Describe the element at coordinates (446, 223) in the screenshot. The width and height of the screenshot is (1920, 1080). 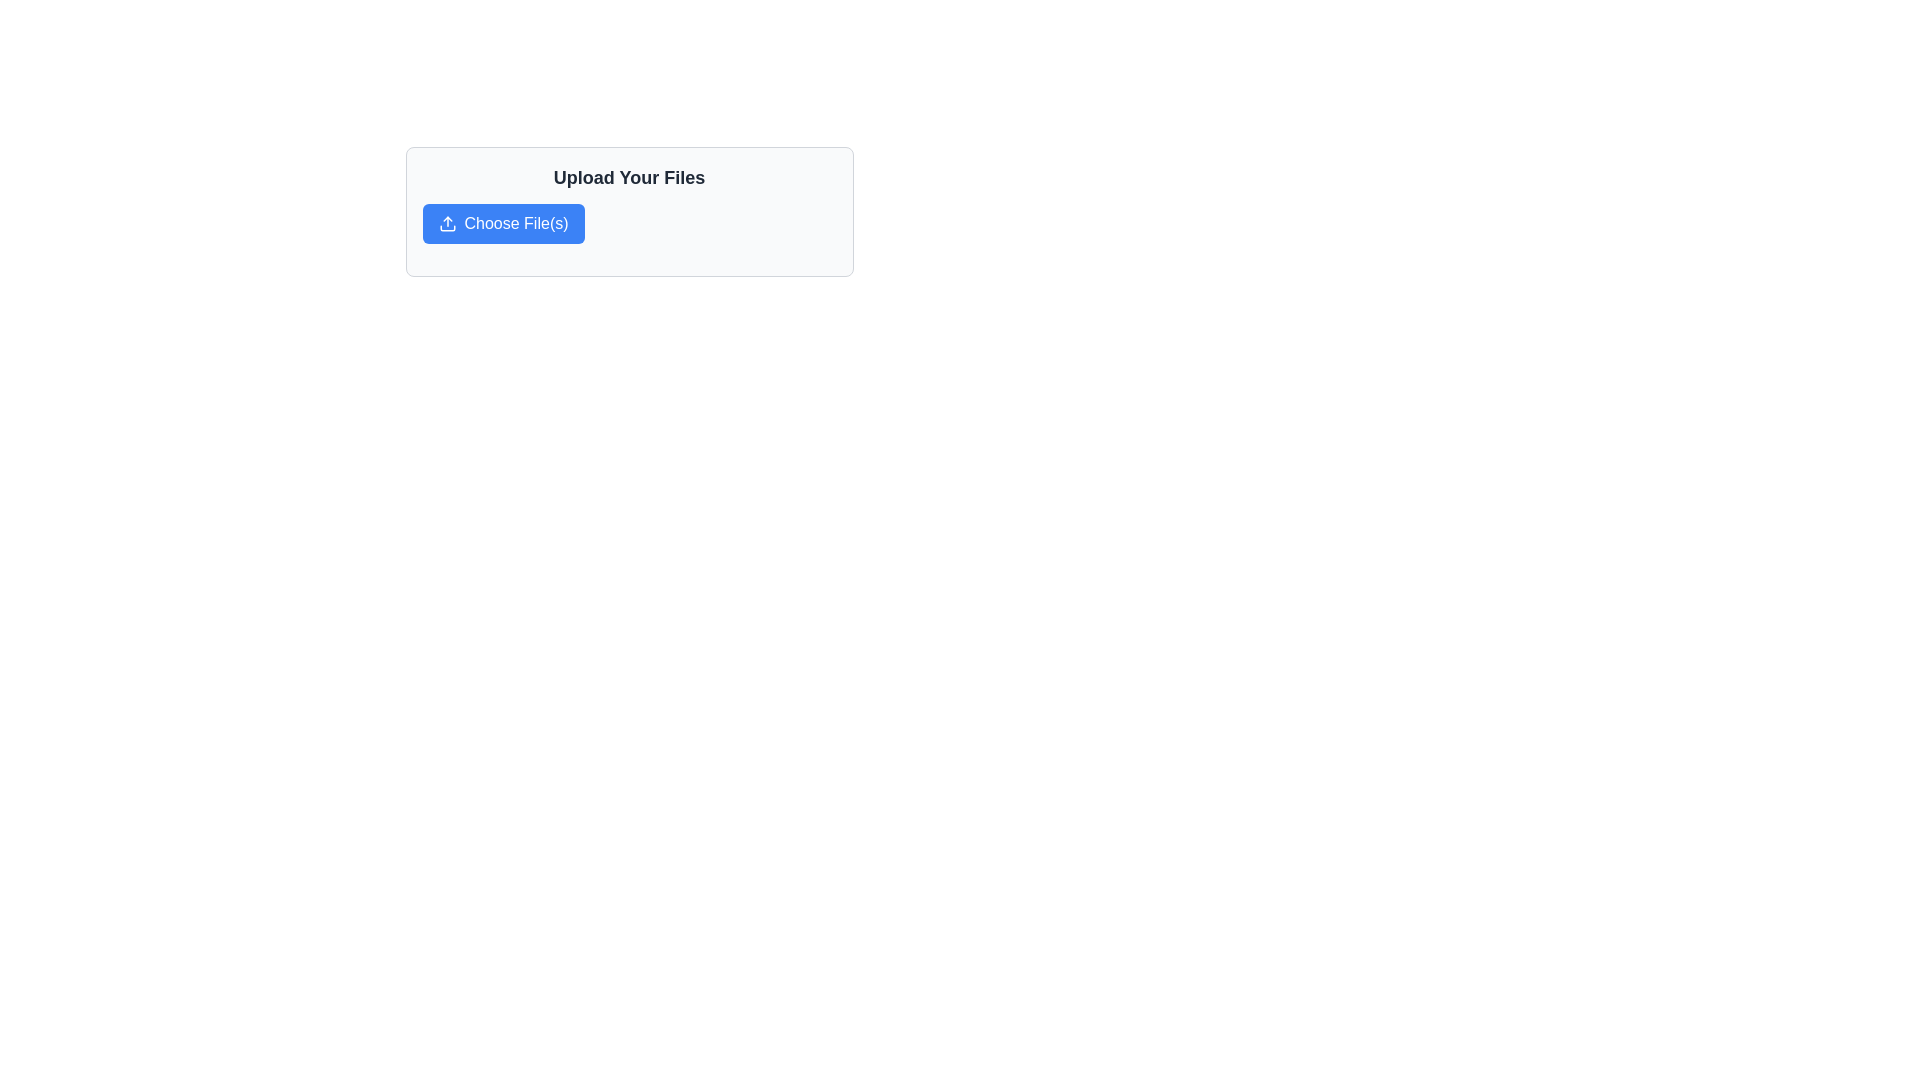
I see `the SVG upload icon within the rounded blue button labeled 'Choose File(s)'` at that location.